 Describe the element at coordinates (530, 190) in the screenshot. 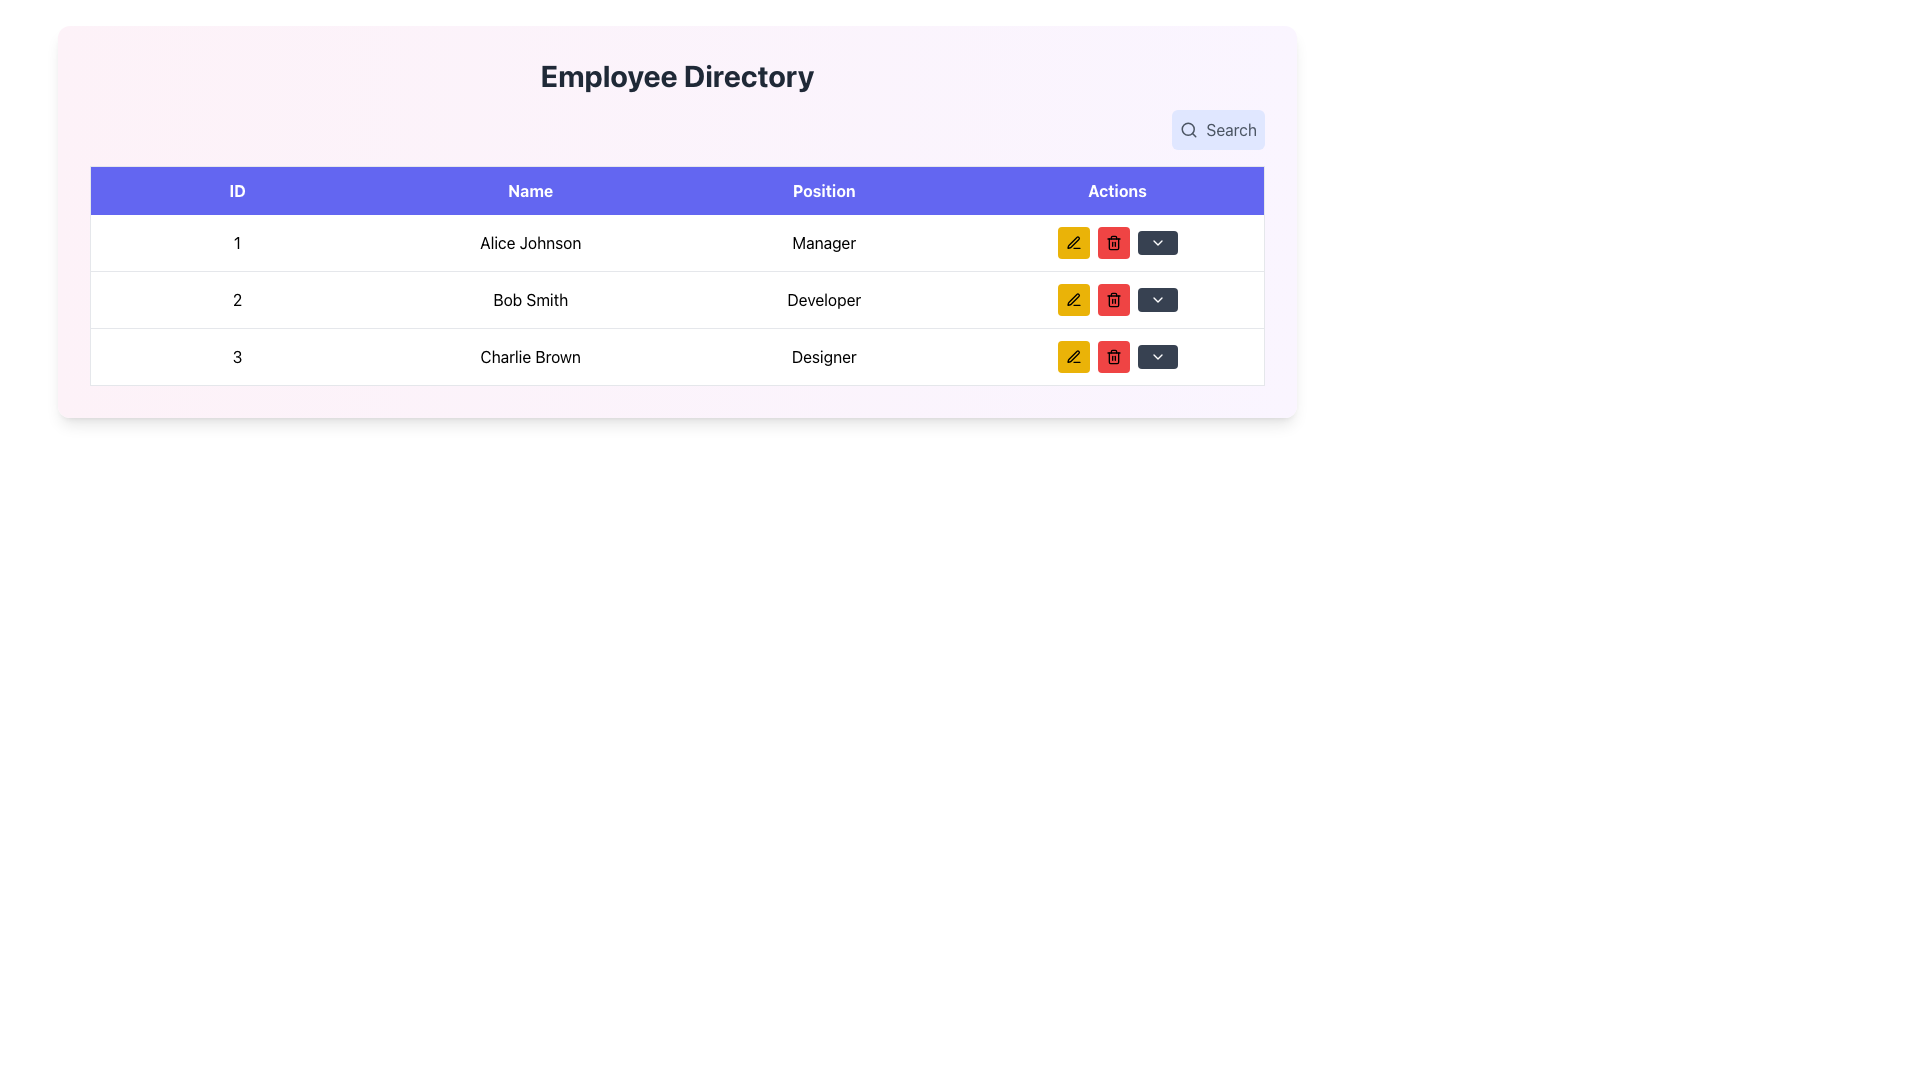

I see `the text block labeled 'Name' which is the second column header in a table, styled with white text on a purple background` at that location.